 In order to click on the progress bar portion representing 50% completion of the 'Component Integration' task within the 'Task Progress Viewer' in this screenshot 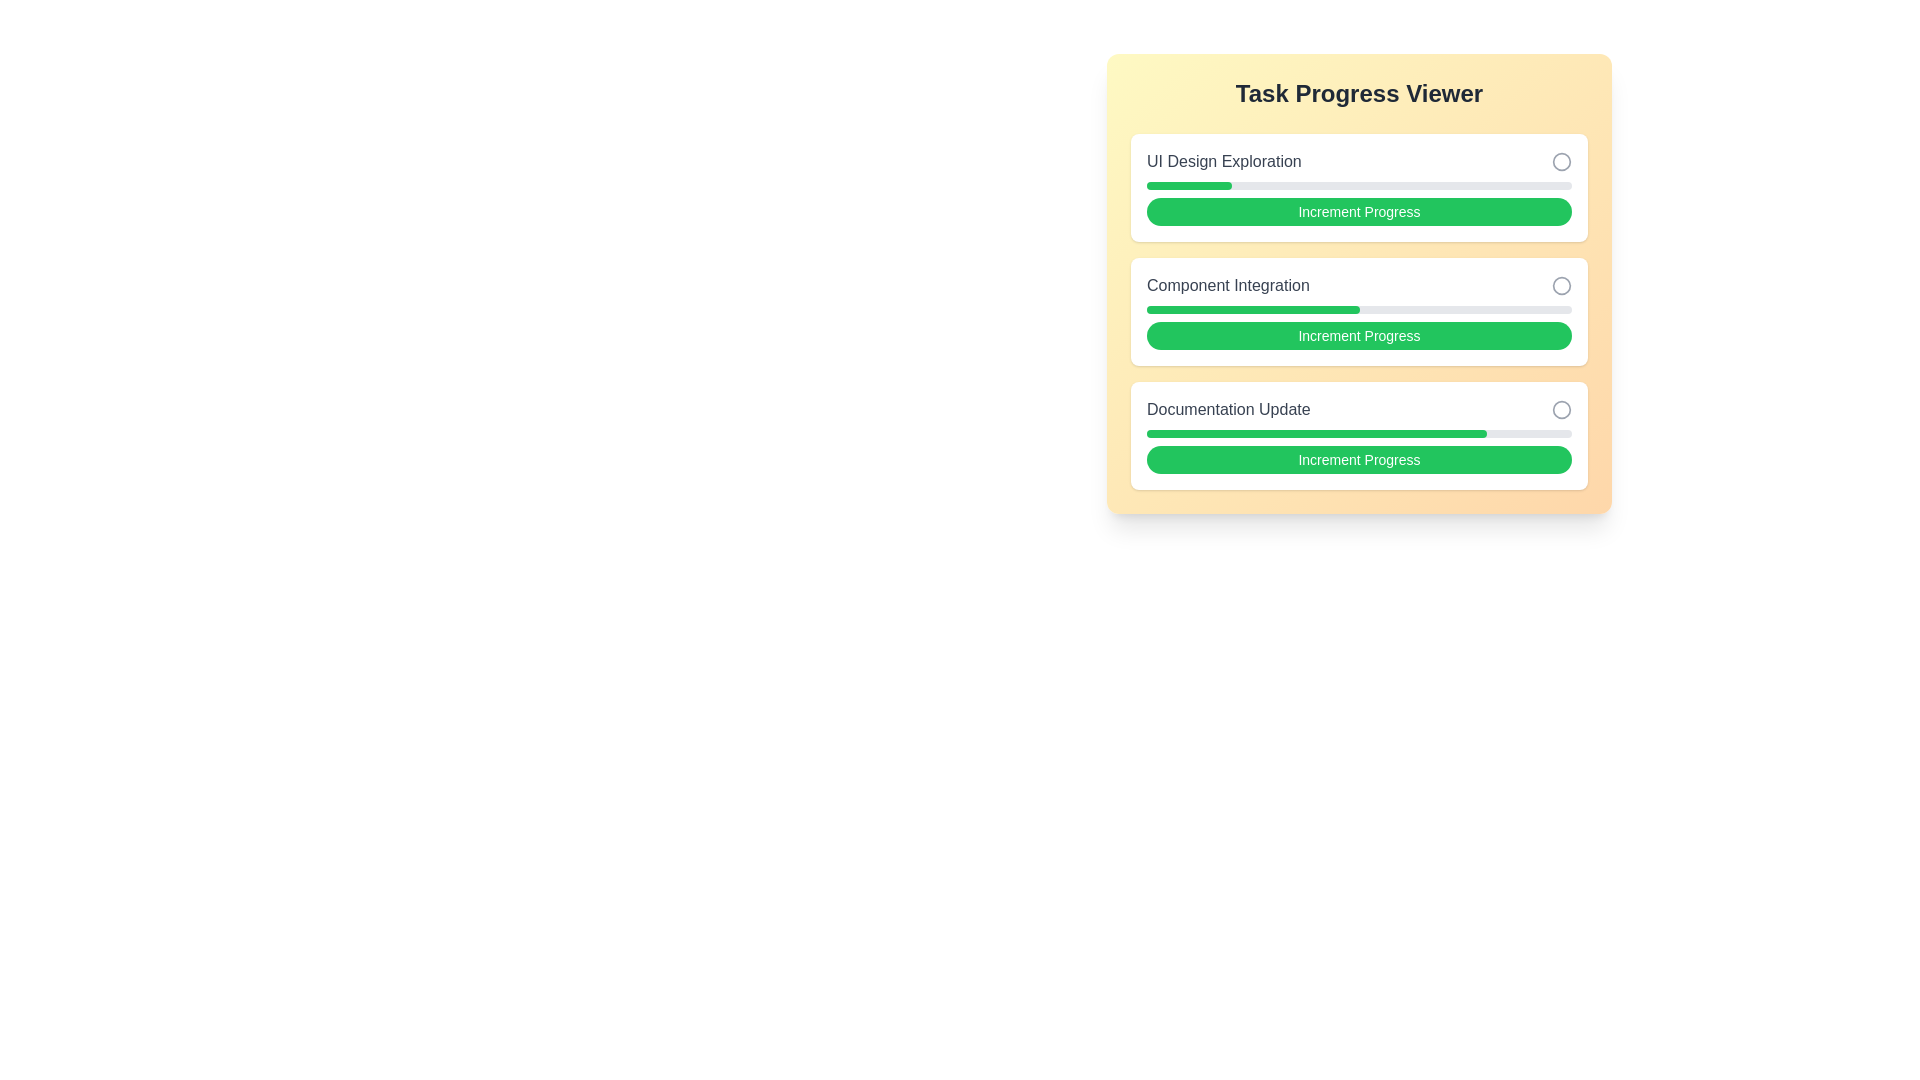, I will do `click(1252, 309)`.